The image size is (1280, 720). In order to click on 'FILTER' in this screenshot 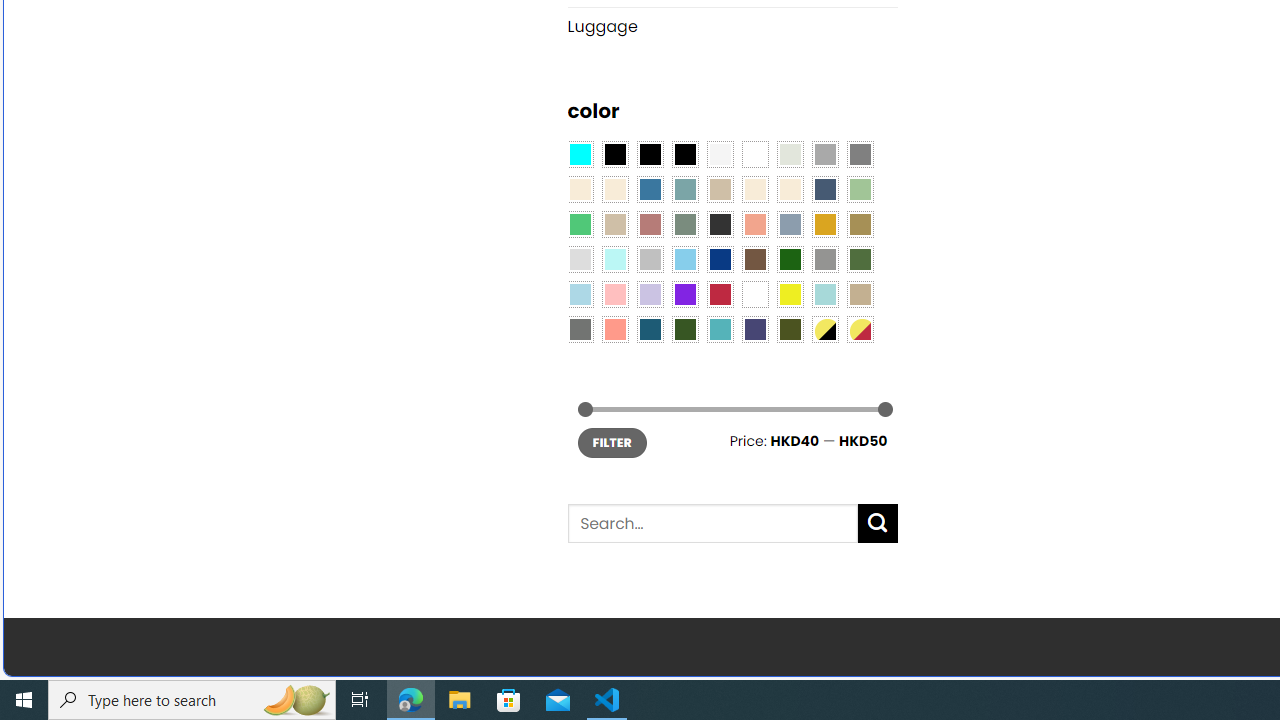, I will do `click(611, 442)`.